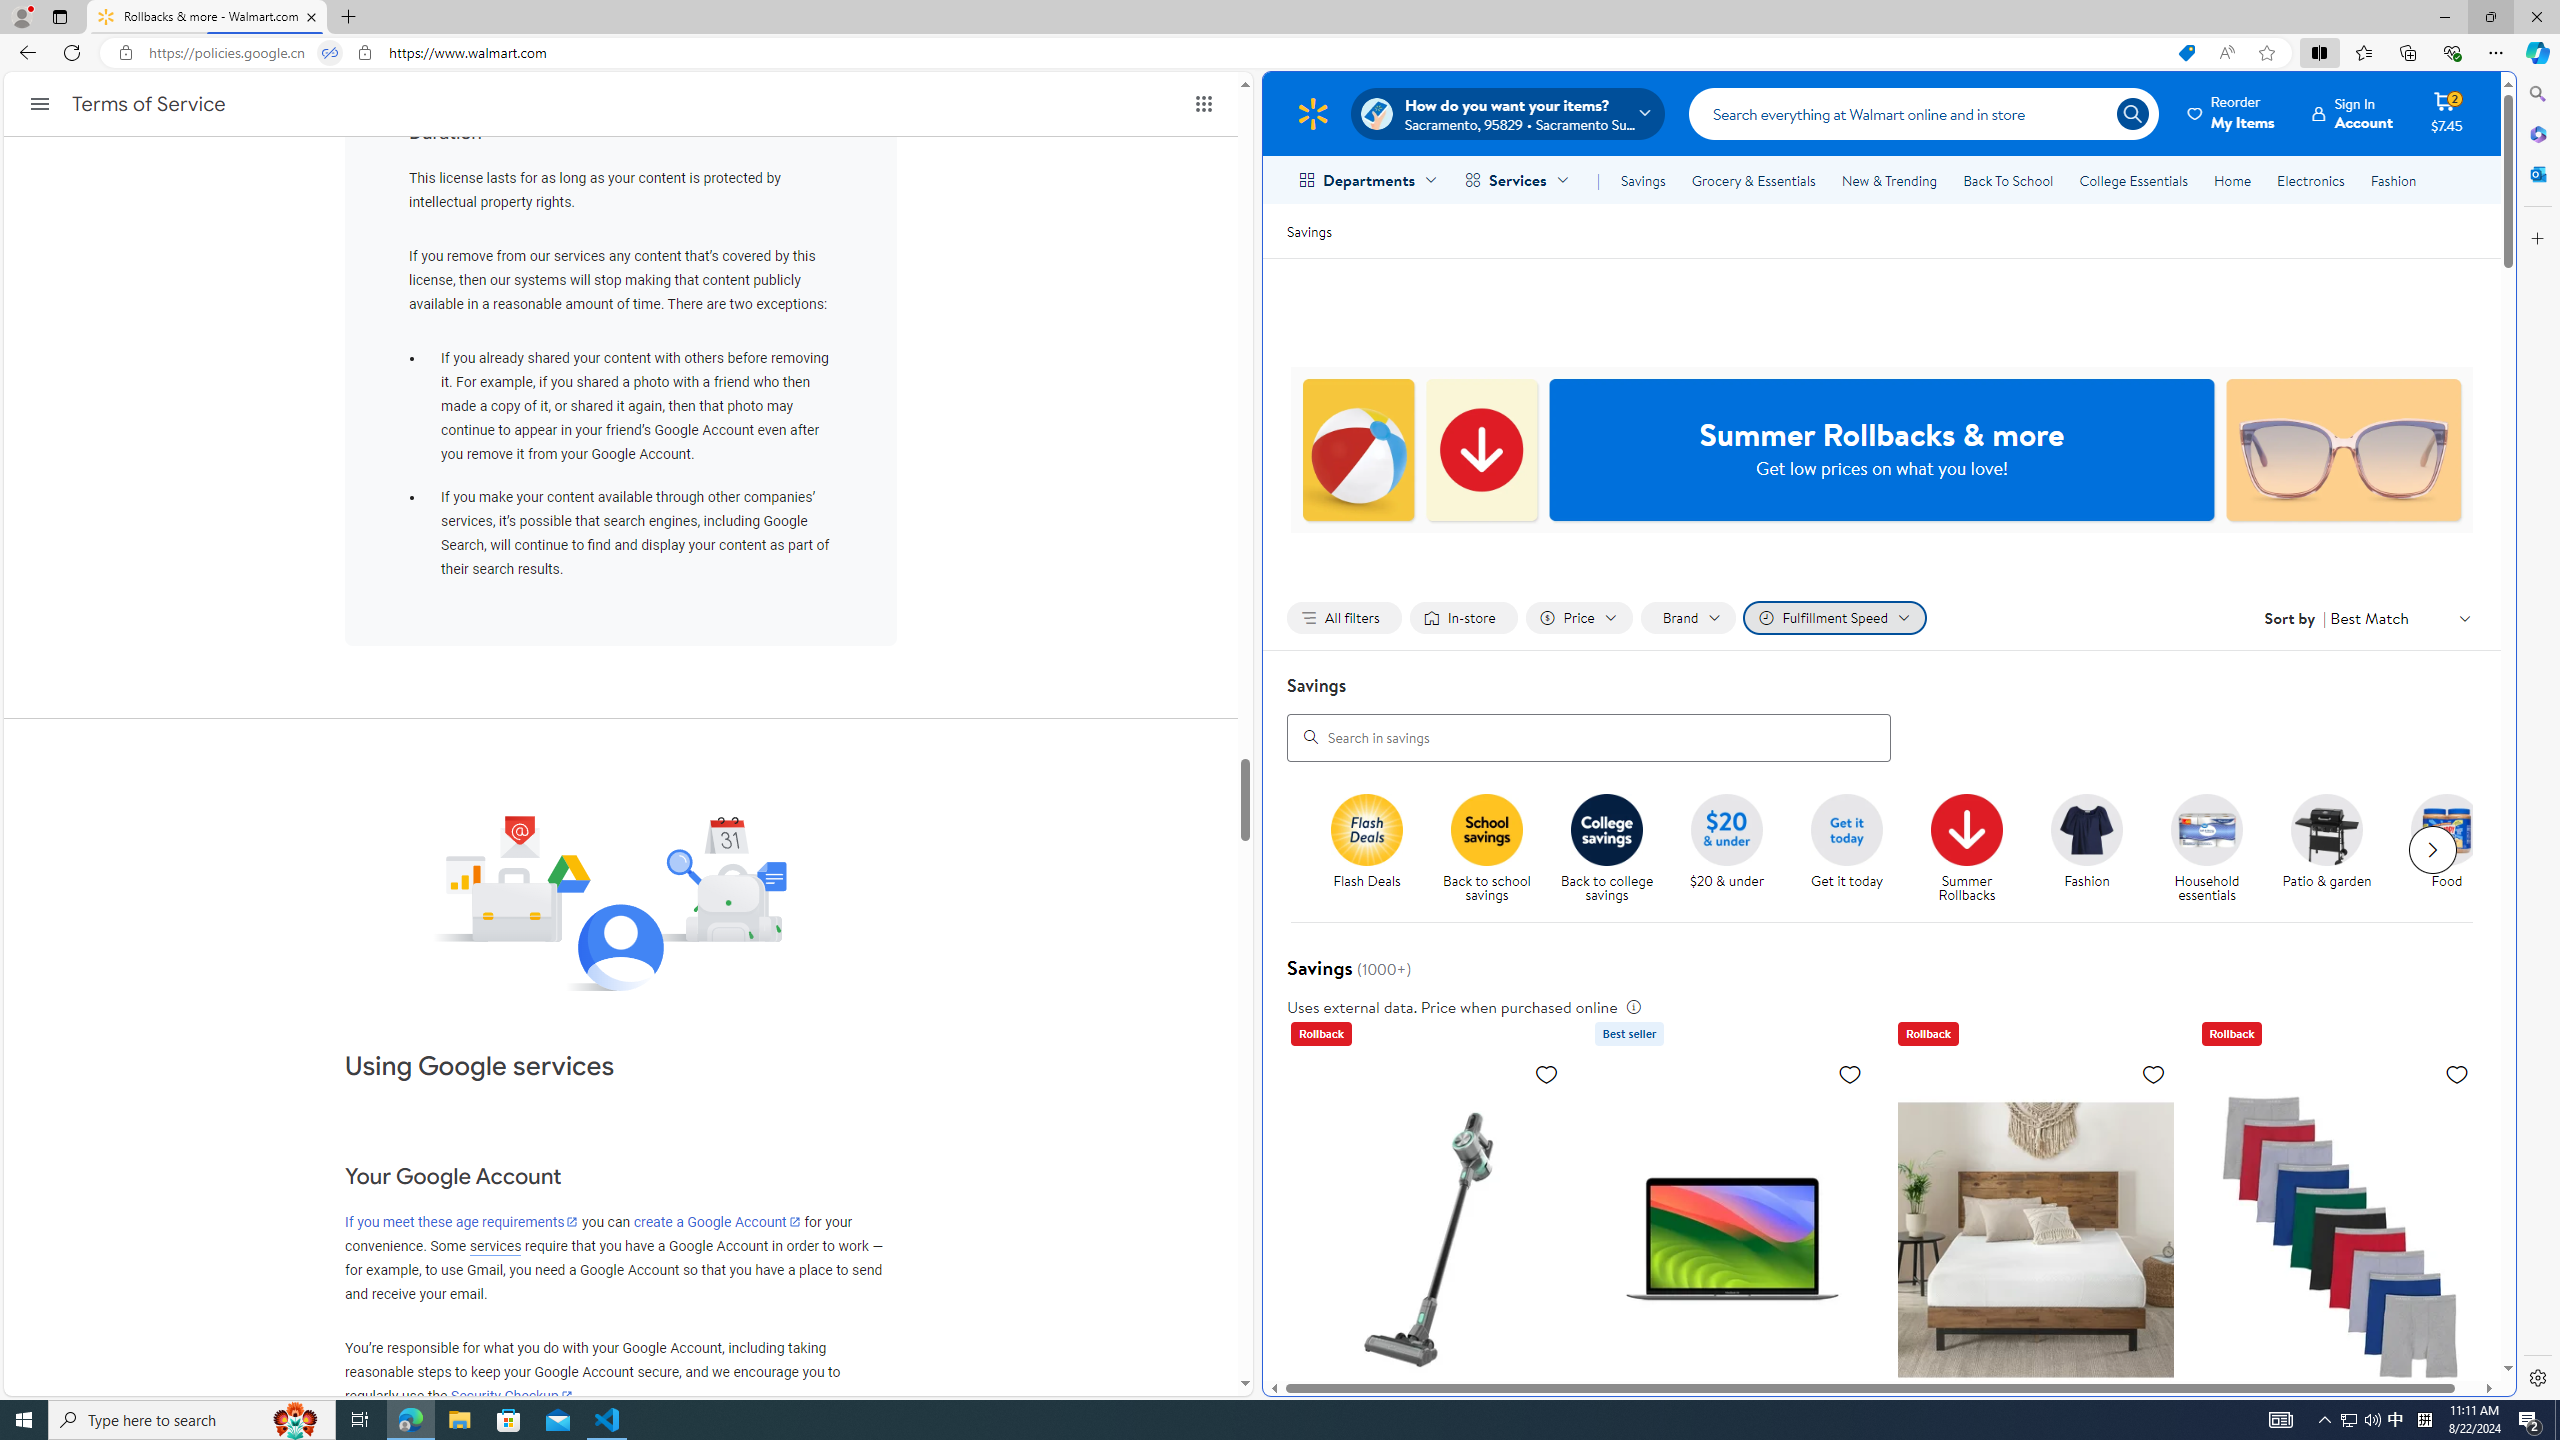 Image resolution: width=2560 pixels, height=1440 pixels. I want to click on 'Close Search pane', so click(2535, 93).